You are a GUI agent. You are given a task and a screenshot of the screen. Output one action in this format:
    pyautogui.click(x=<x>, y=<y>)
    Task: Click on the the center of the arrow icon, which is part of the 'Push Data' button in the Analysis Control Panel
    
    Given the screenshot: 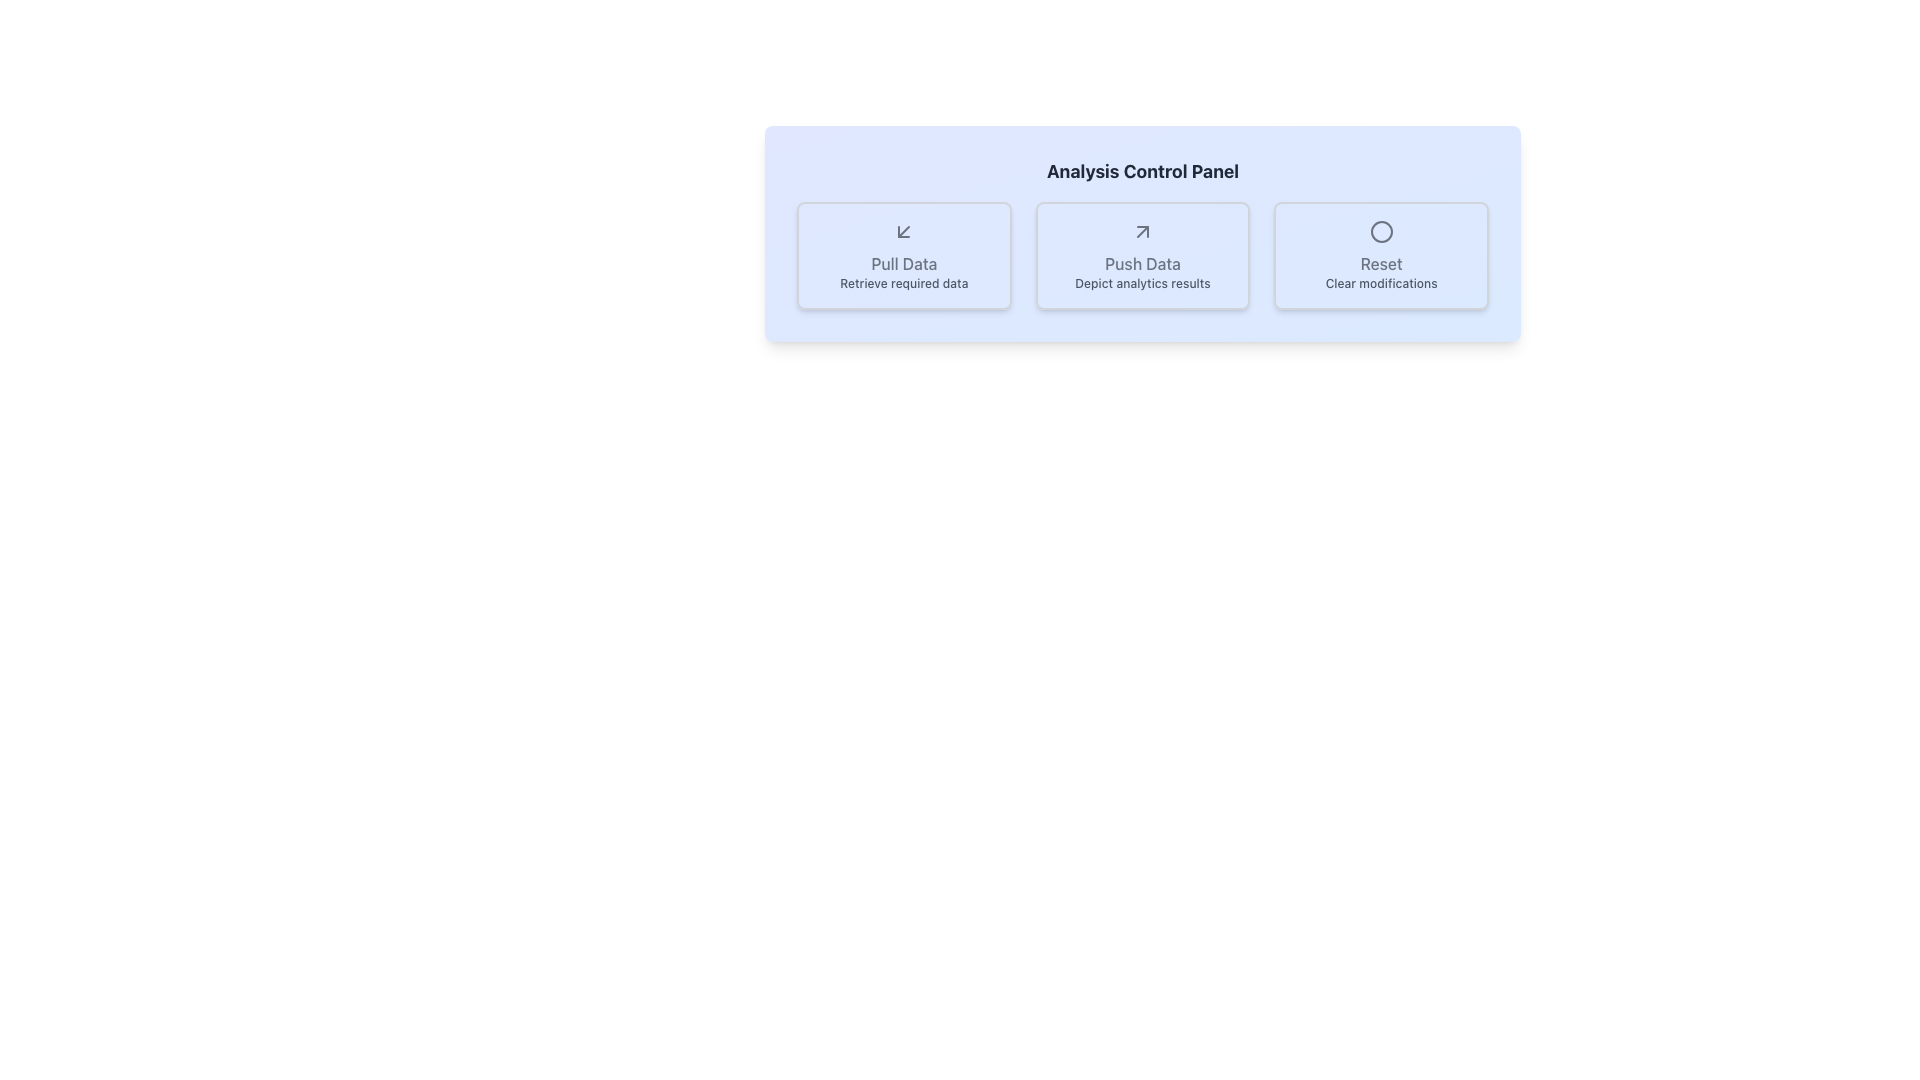 What is the action you would take?
    pyautogui.click(x=1142, y=230)
    